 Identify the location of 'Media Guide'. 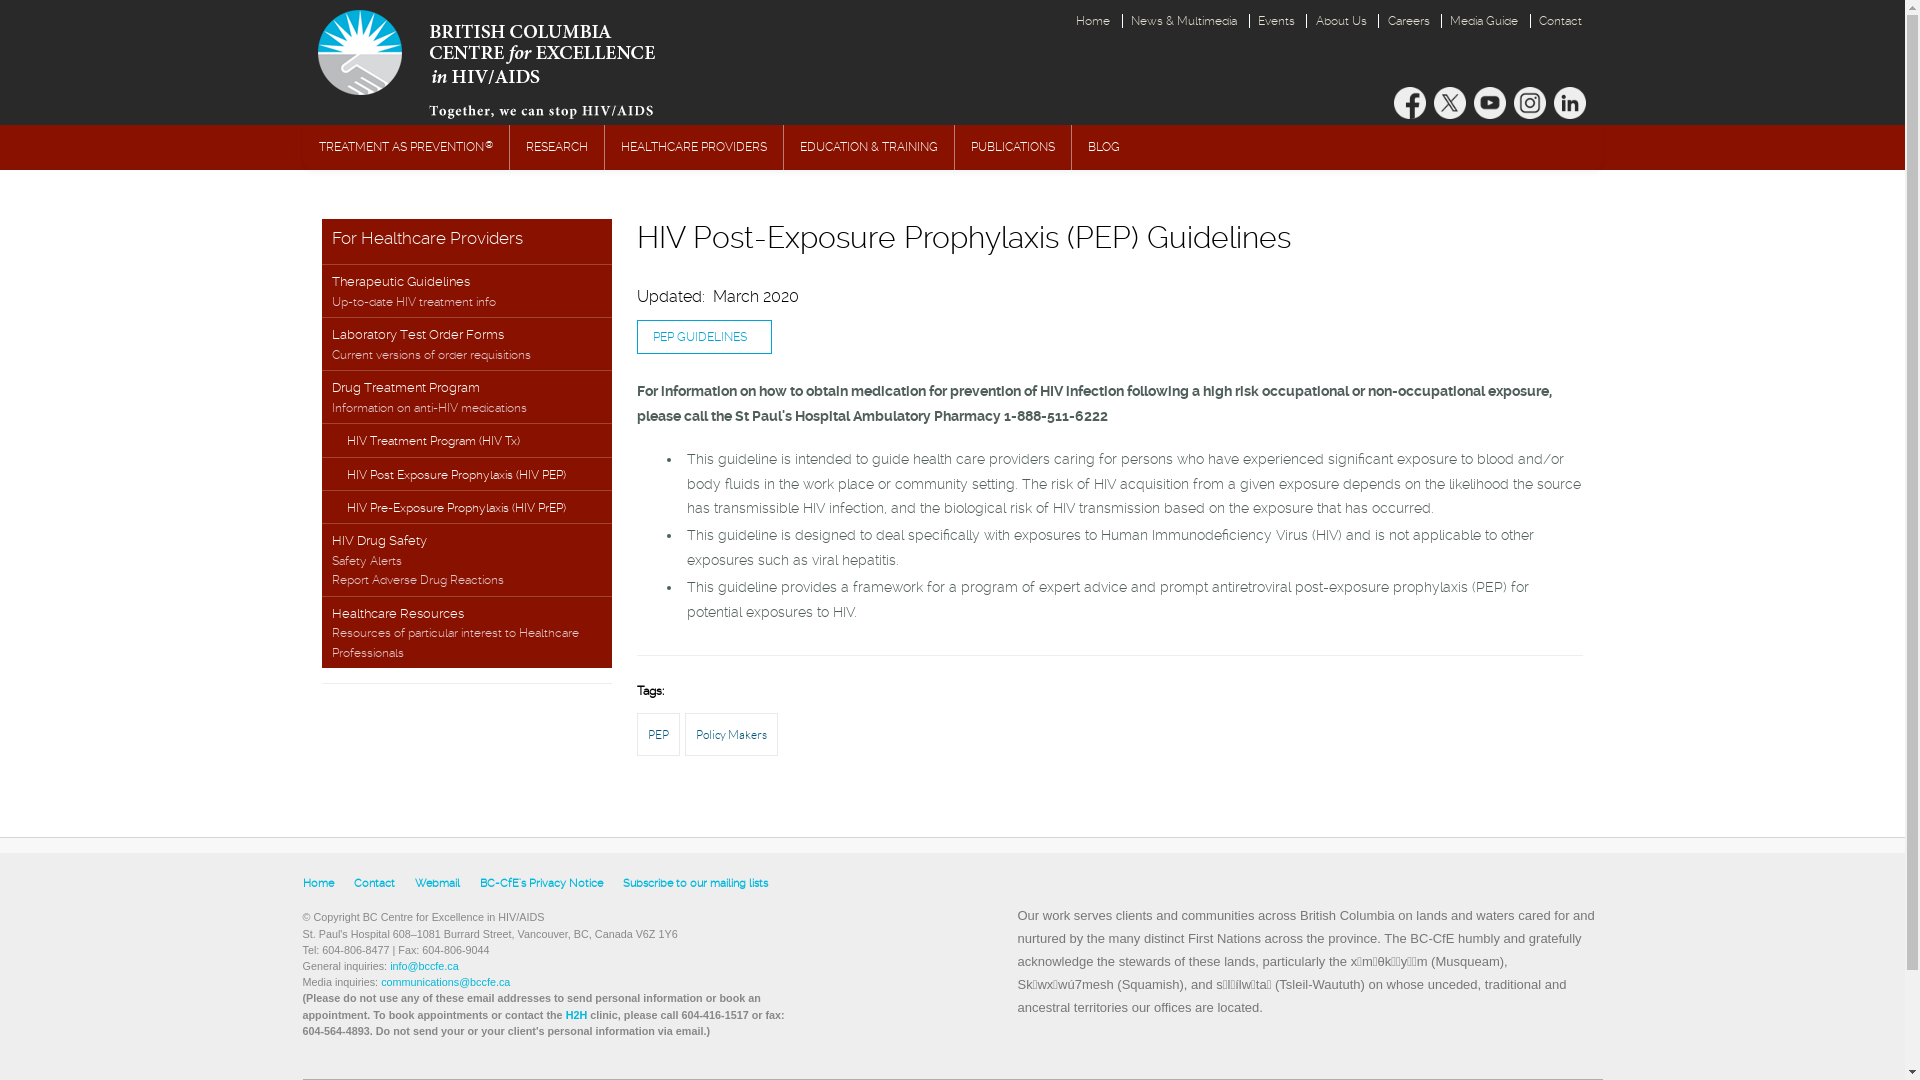
(1484, 20).